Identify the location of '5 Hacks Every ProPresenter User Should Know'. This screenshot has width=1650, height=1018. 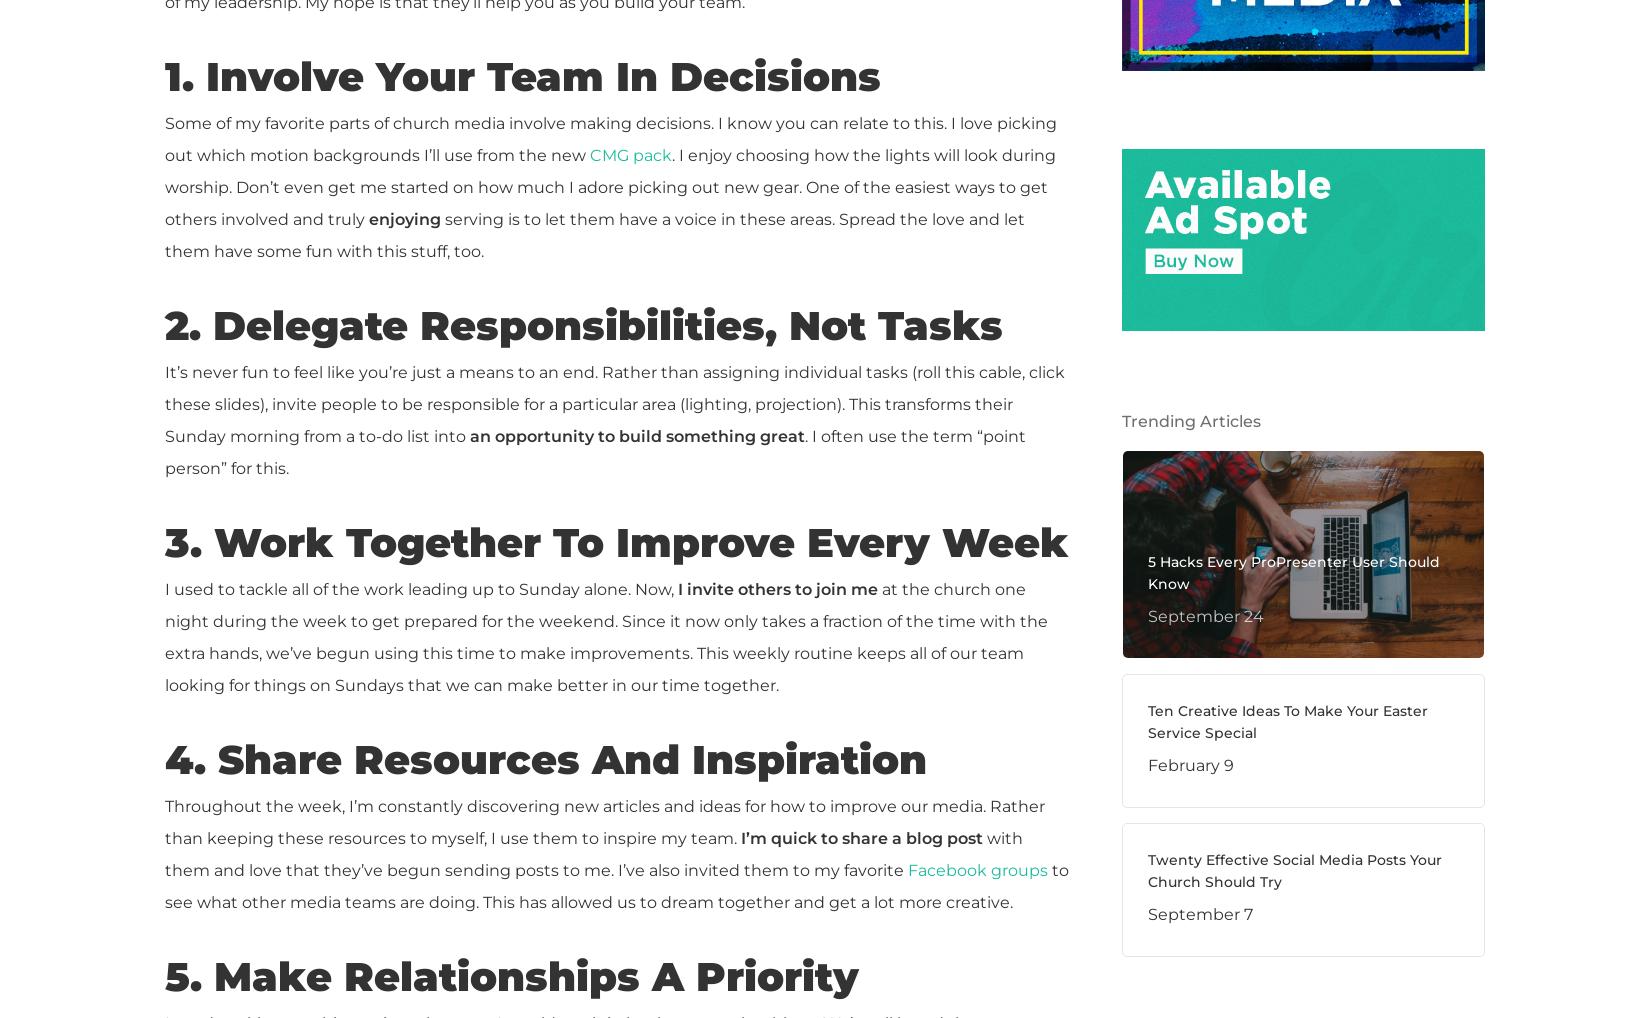
(1291, 572).